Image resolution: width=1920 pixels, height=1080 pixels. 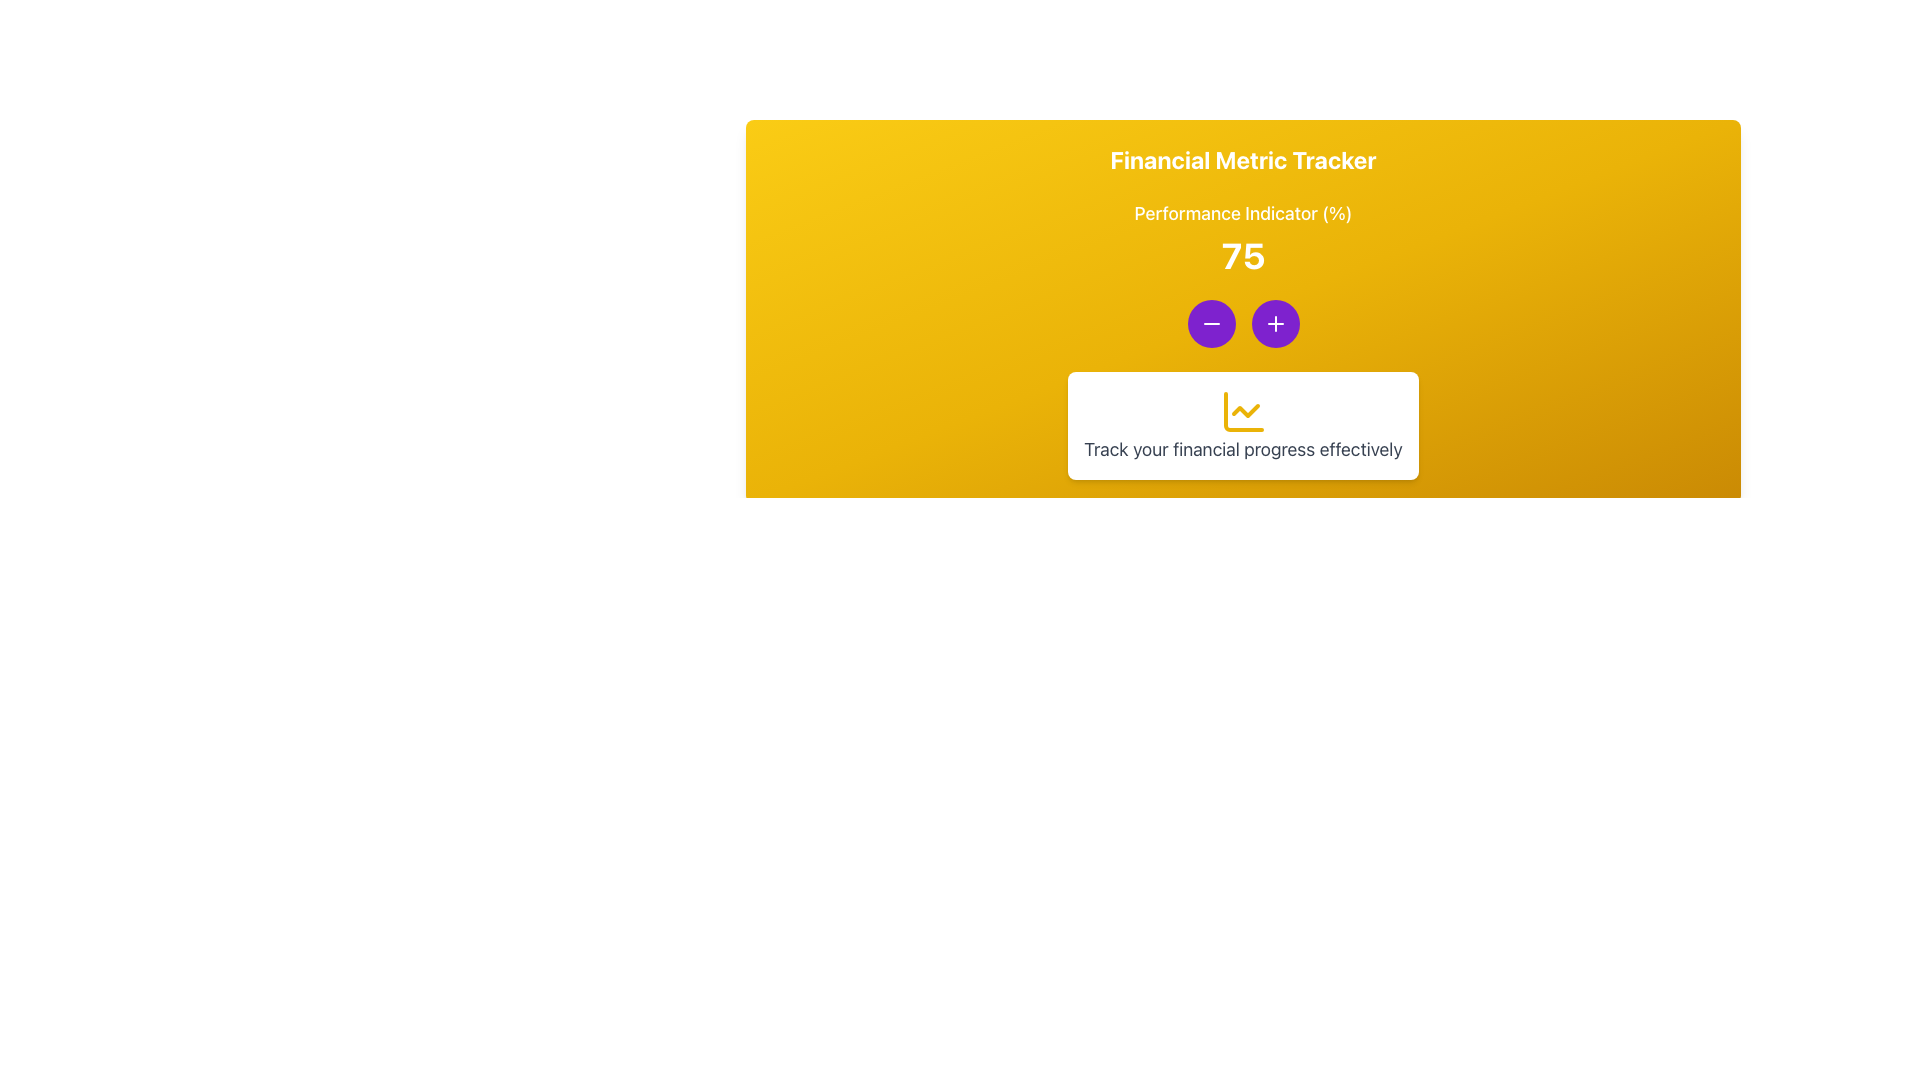 What do you see at coordinates (1242, 213) in the screenshot?
I see `the text label that serves as a descriptive title for the performance indicator metric located above the bold numeric value '75', centered horizontally on the golden panel` at bounding box center [1242, 213].